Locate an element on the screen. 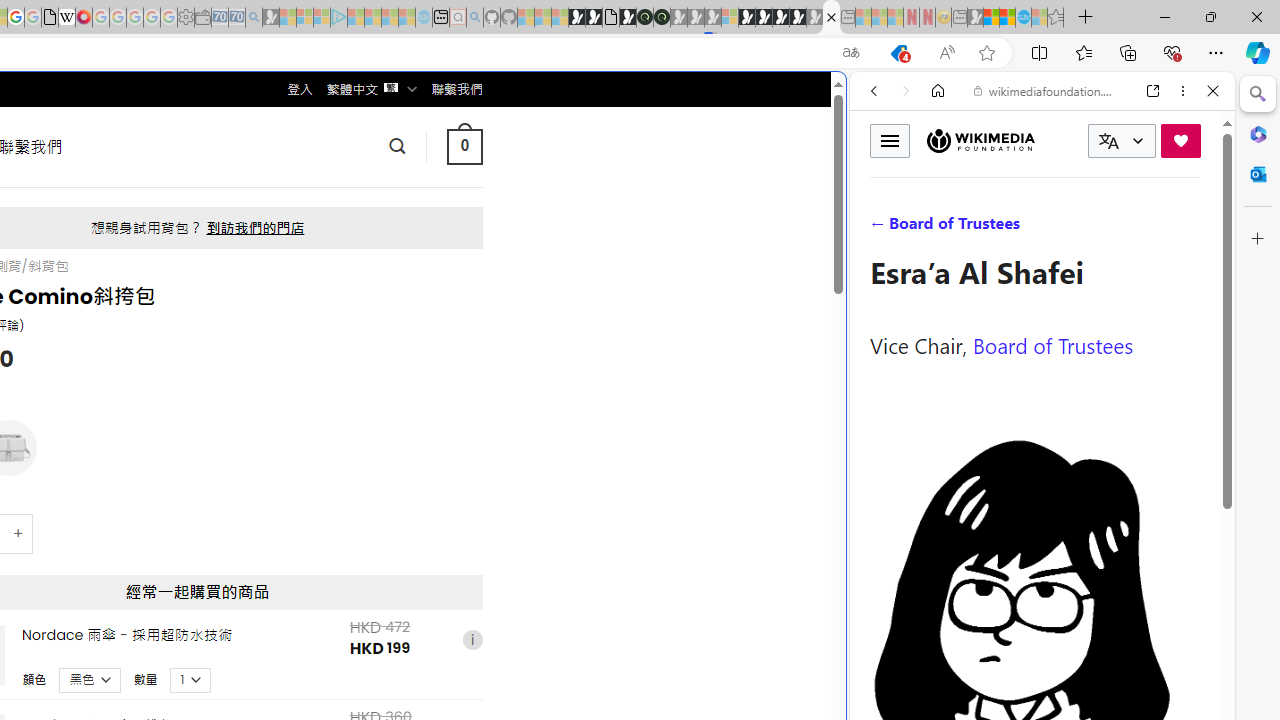 The image size is (1280, 720). 'Show translate options' is located at coordinates (850, 52).